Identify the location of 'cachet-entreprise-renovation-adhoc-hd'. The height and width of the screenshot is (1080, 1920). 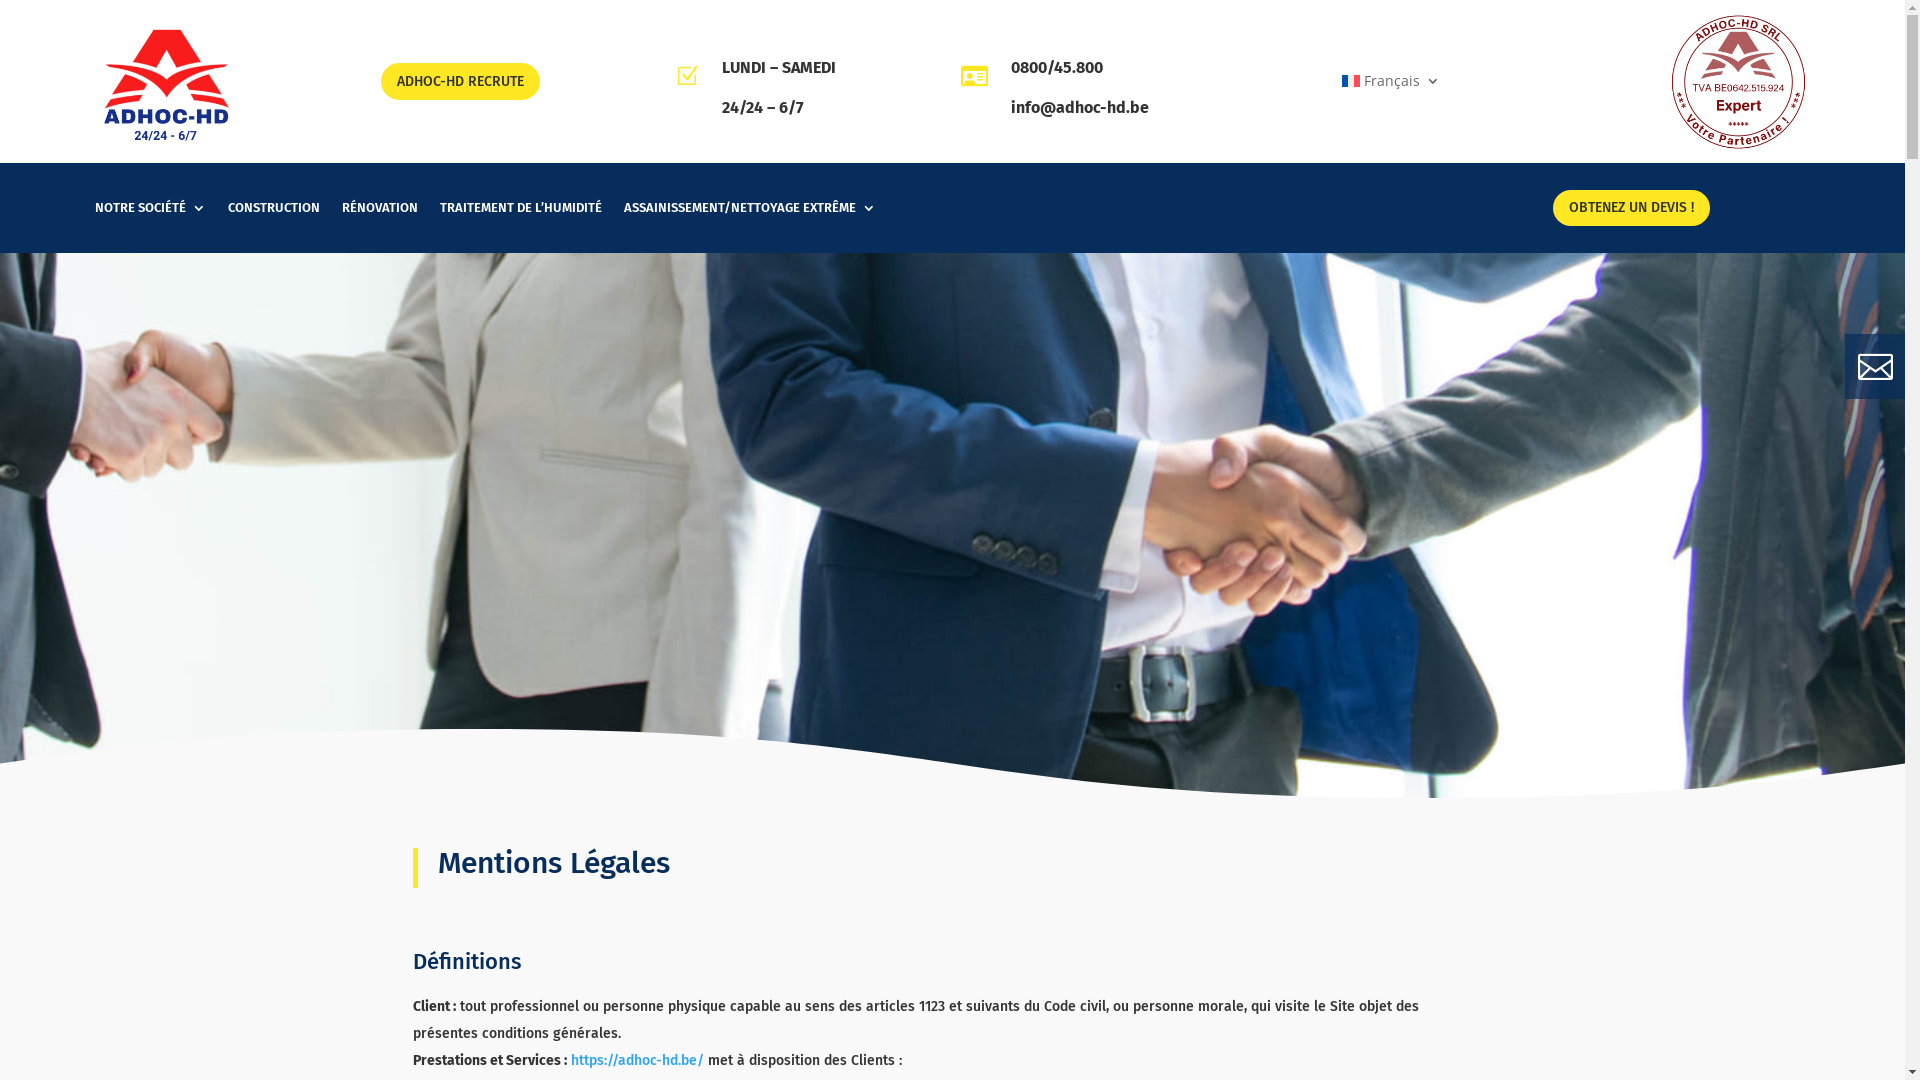
(1737, 80).